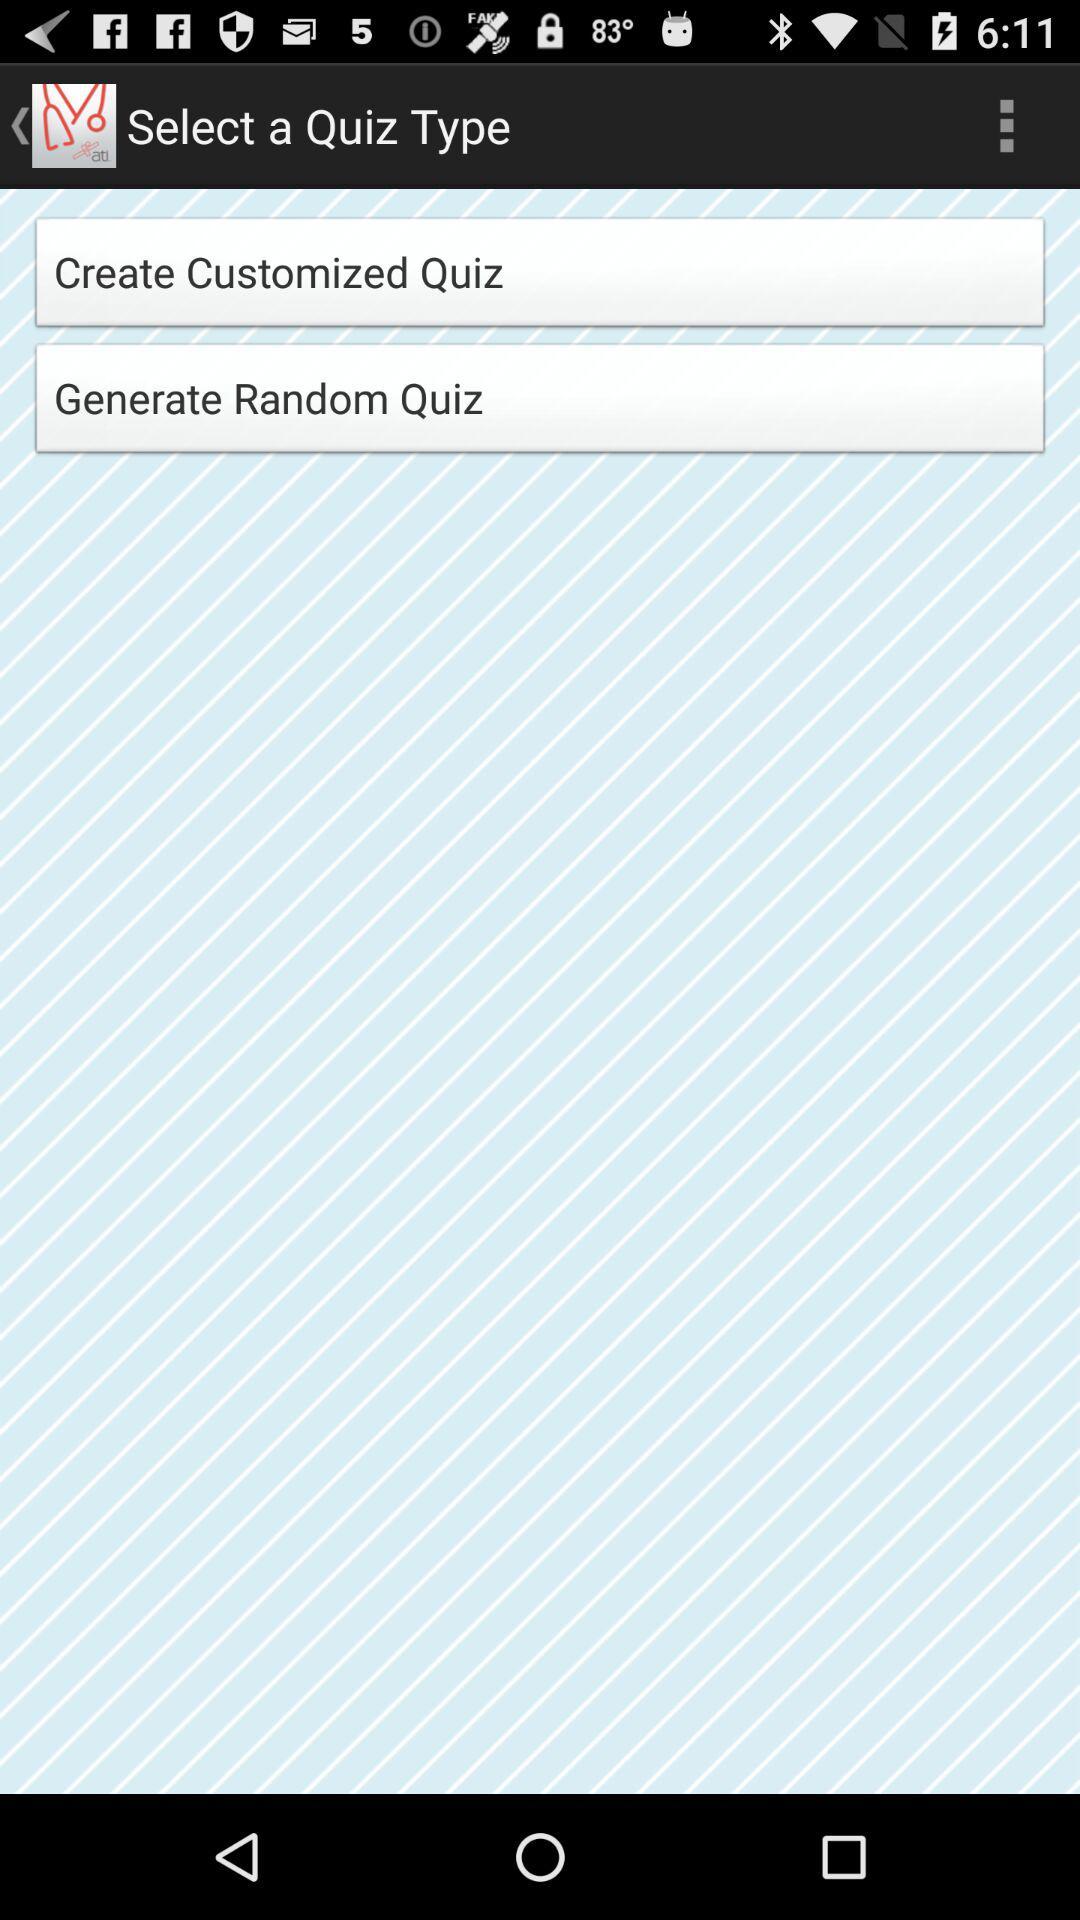  I want to click on create customized quiz icon, so click(540, 277).